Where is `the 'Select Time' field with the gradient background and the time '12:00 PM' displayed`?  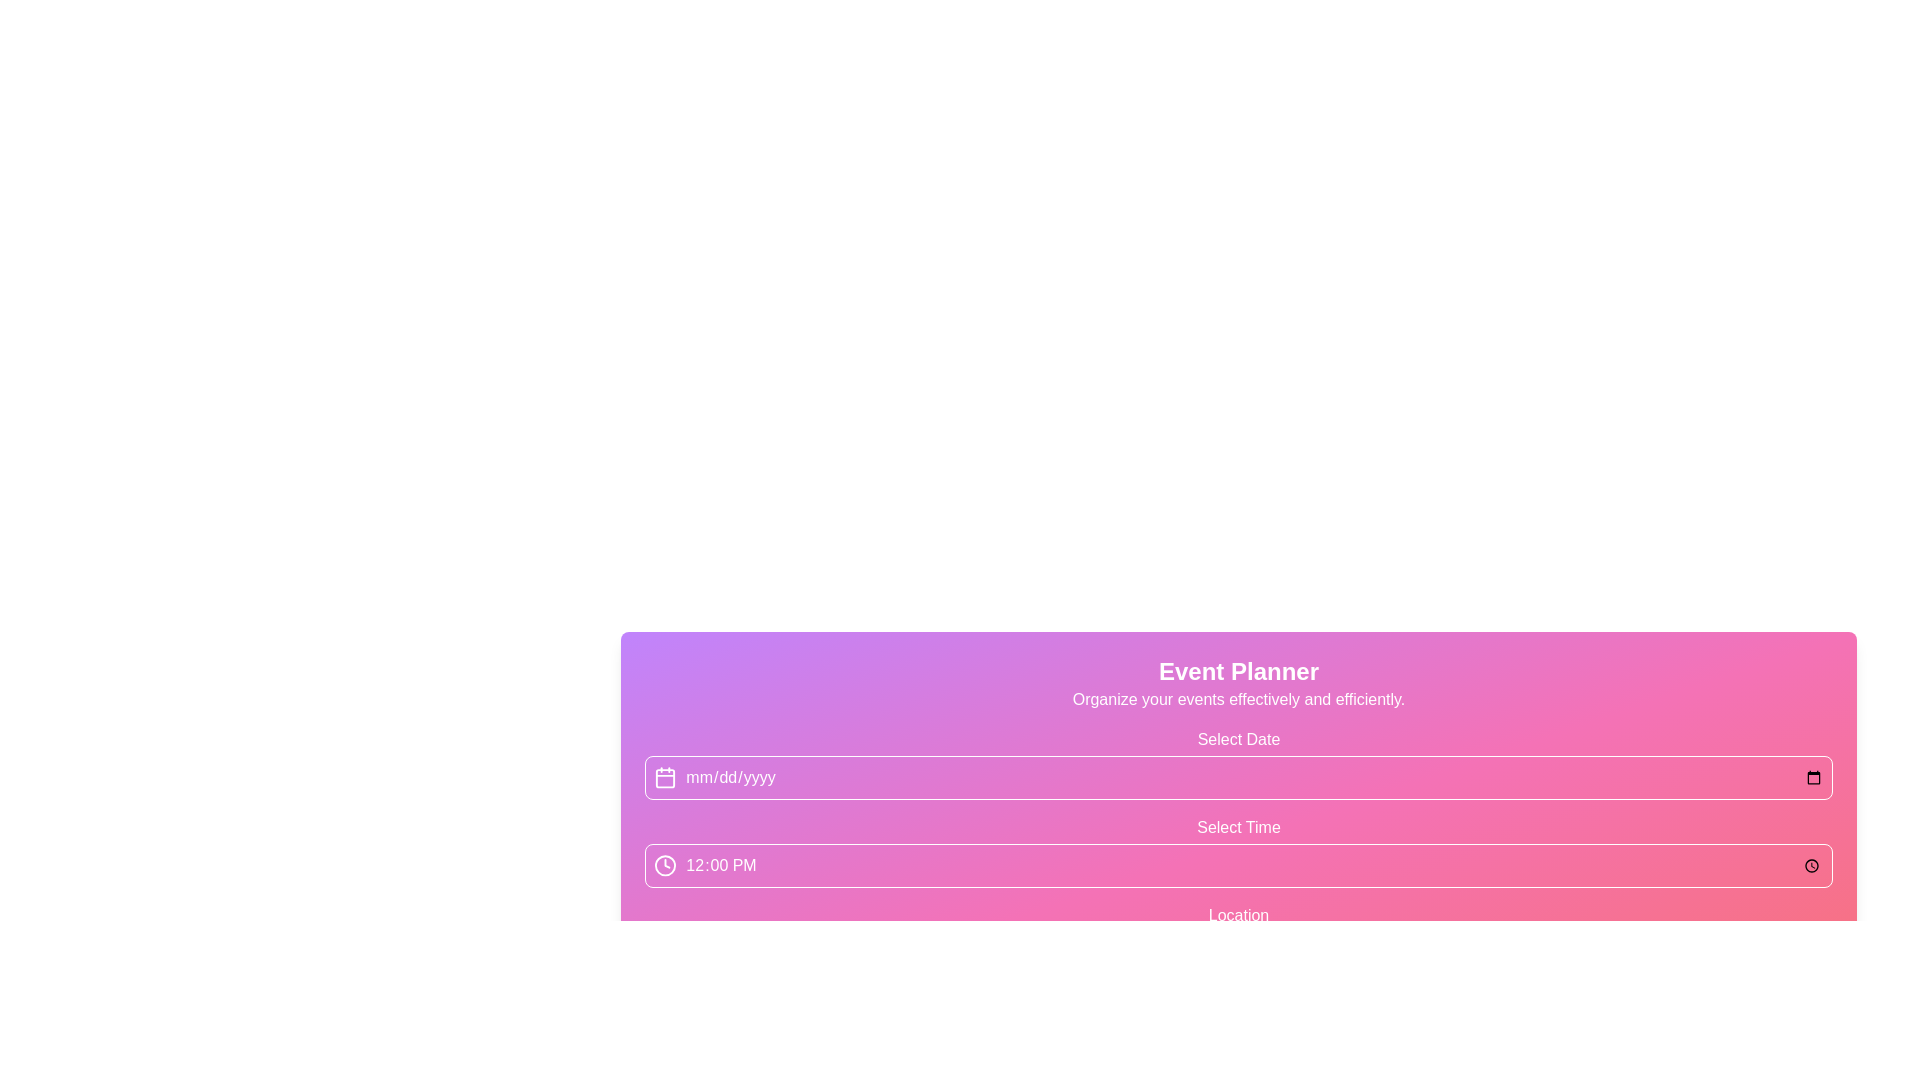 the 'Select Time' field with the gradient background and the time '12:00 PM' displayed is located at coordinates (1237, 852).